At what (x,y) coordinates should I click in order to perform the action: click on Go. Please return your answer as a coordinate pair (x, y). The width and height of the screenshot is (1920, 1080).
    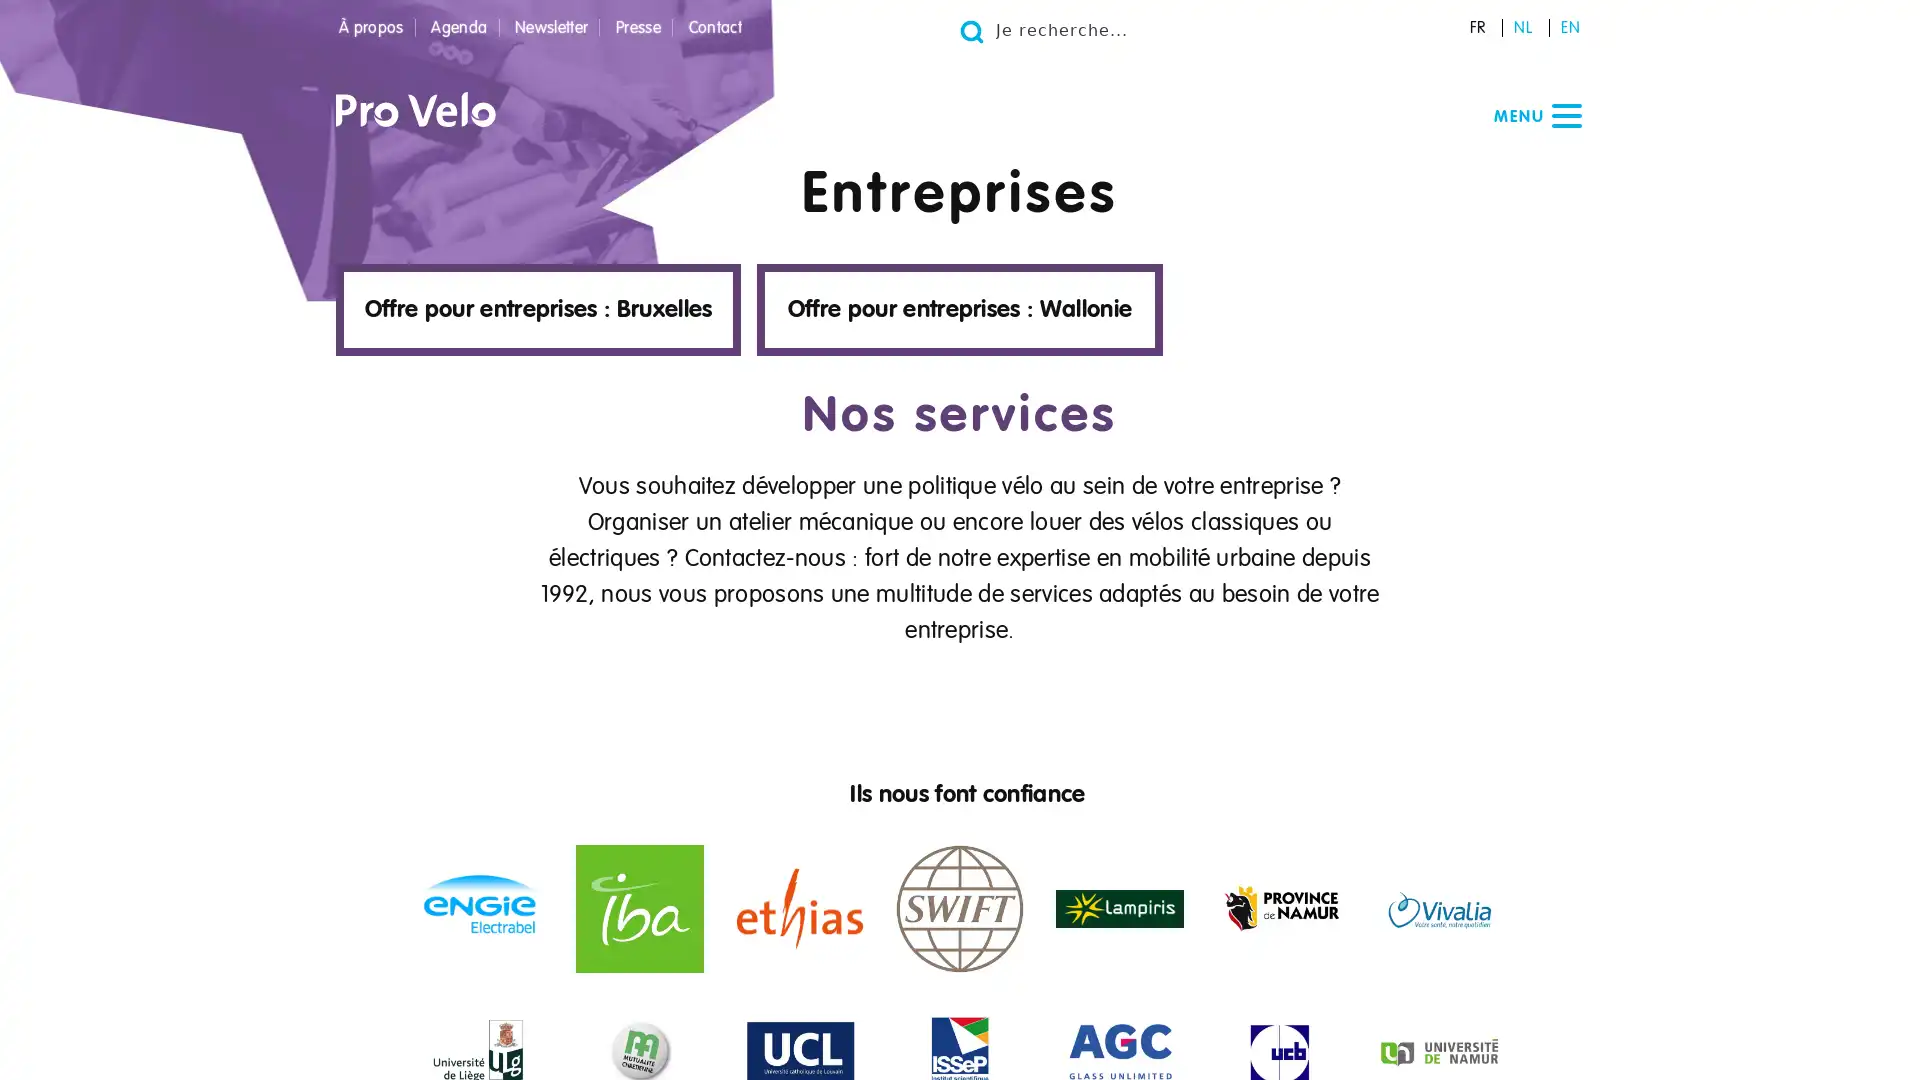
    Looking at the image, I should click on (971, 30).